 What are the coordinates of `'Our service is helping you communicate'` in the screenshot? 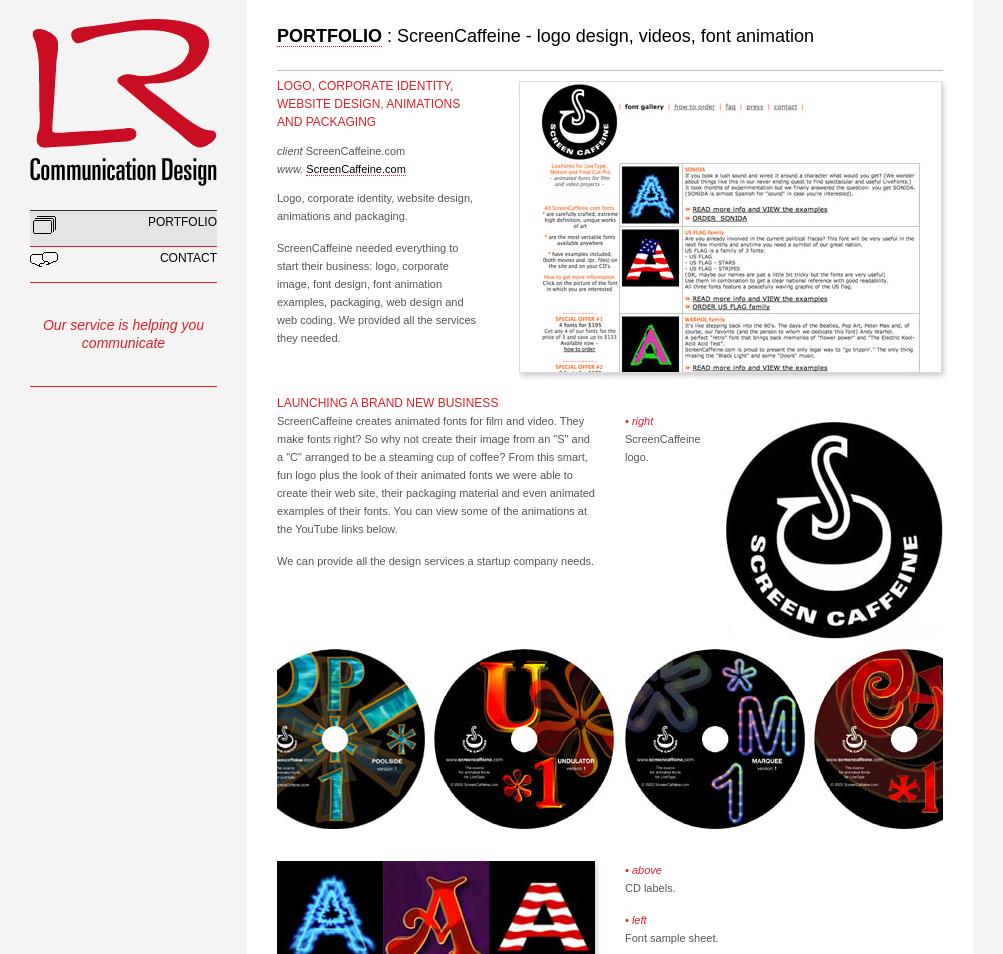 It's located at (42, 333).